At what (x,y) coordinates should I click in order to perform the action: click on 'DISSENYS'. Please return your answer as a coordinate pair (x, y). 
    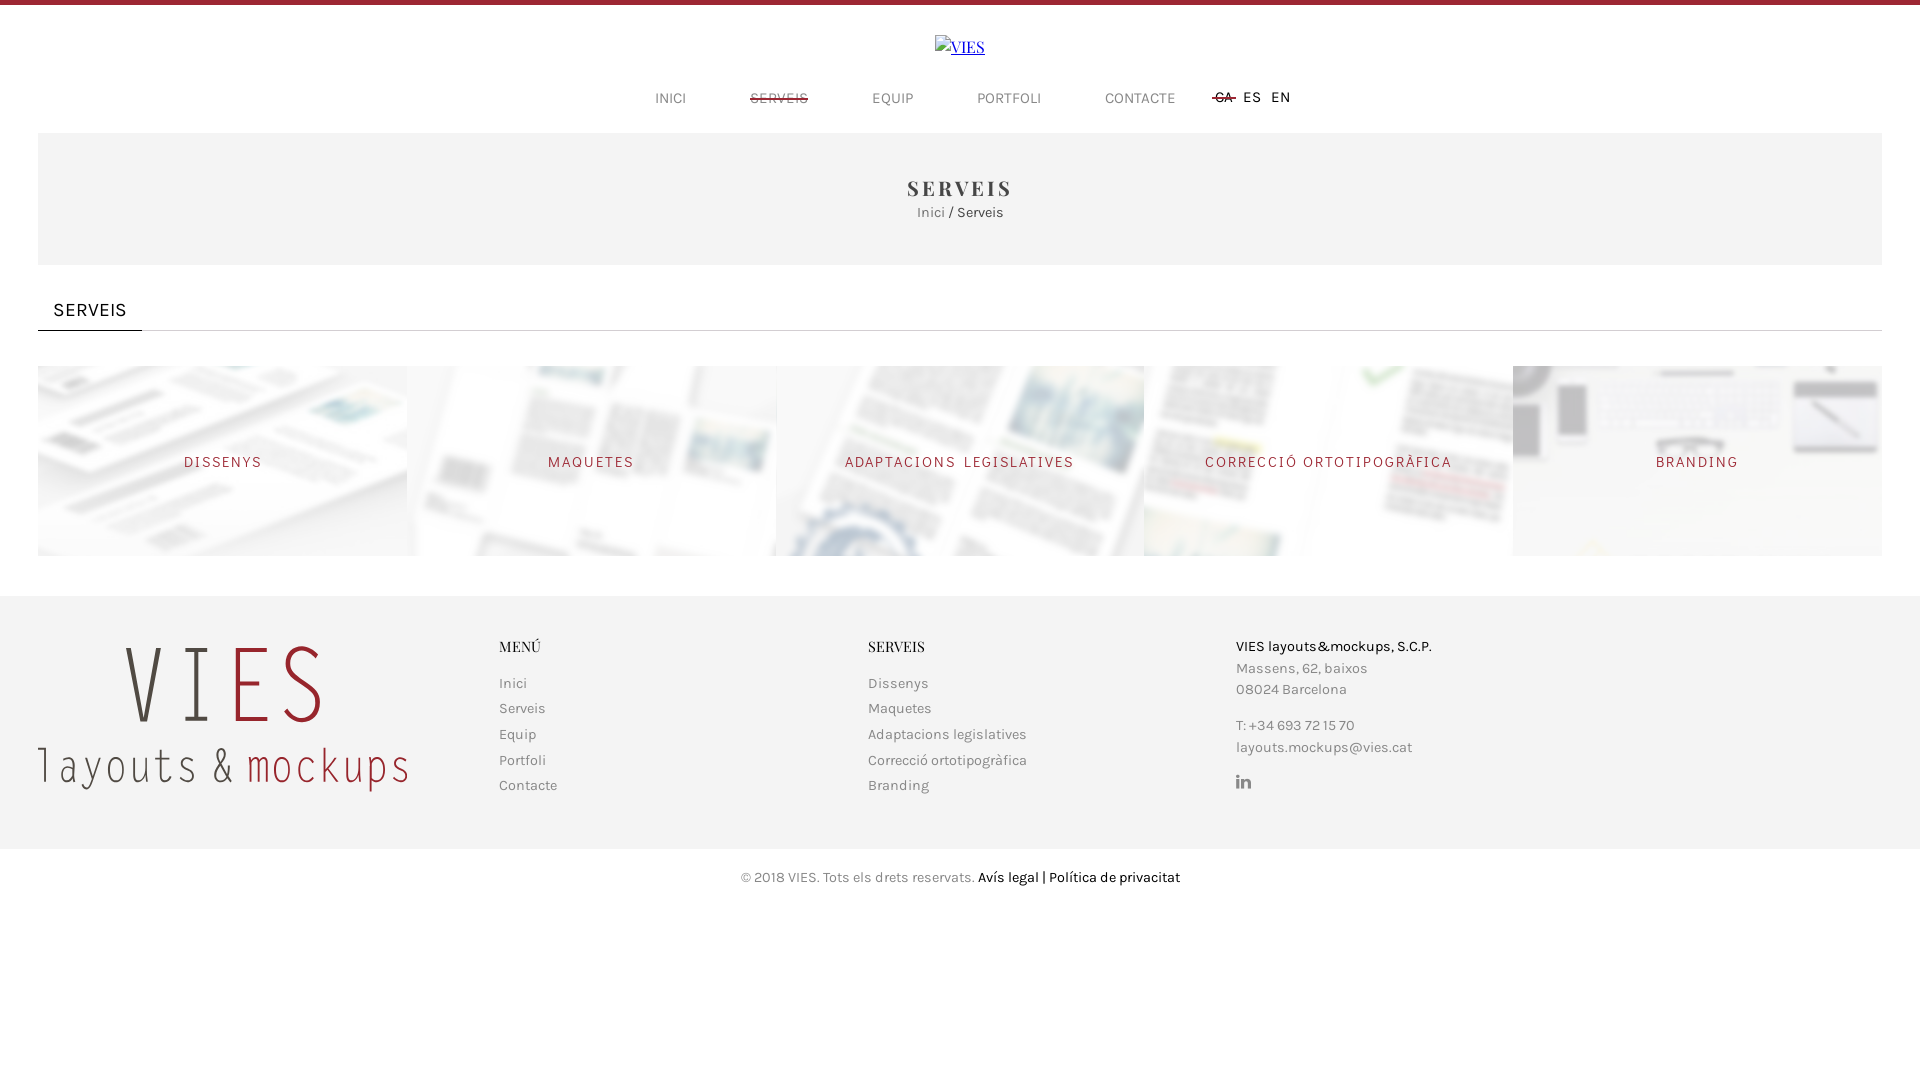
    Looking at the image, I should click on (222, 461).